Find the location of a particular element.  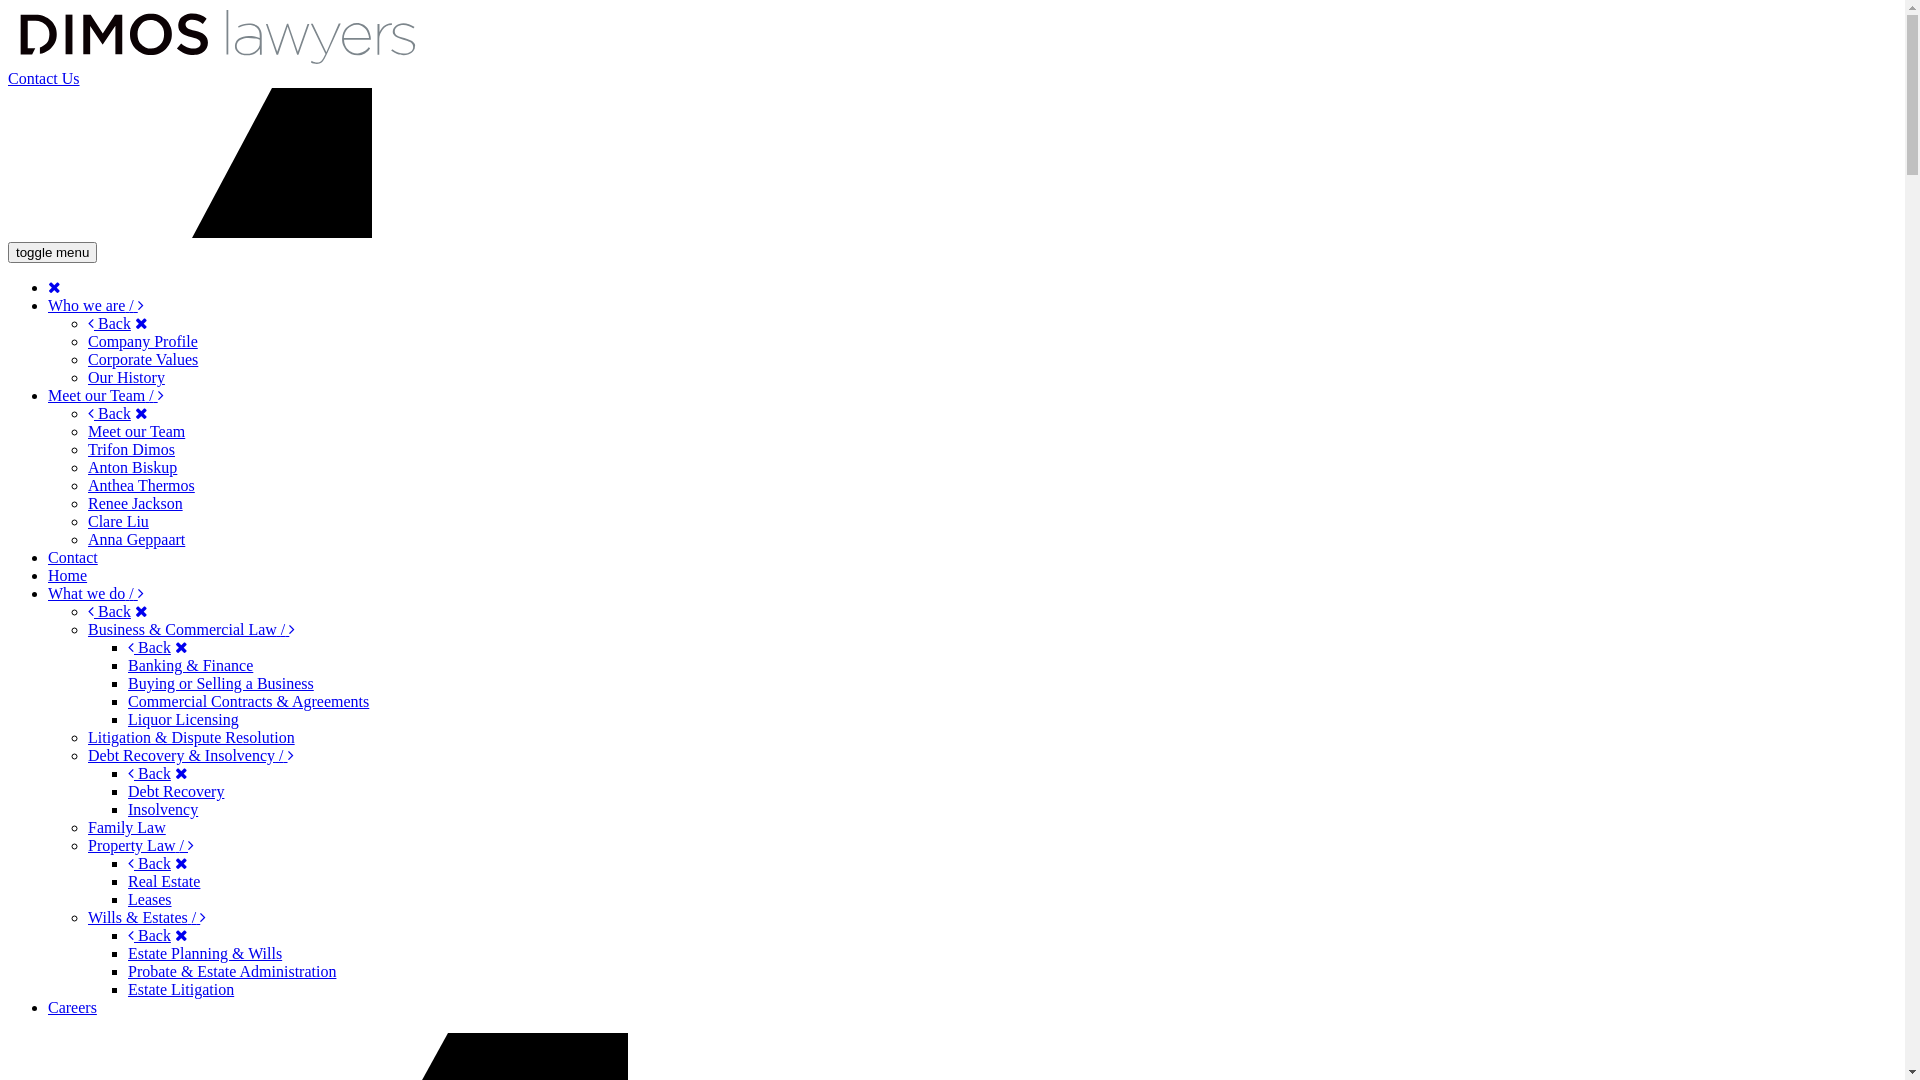

'Anna Geppaart' is located at coordinates (135, 538).